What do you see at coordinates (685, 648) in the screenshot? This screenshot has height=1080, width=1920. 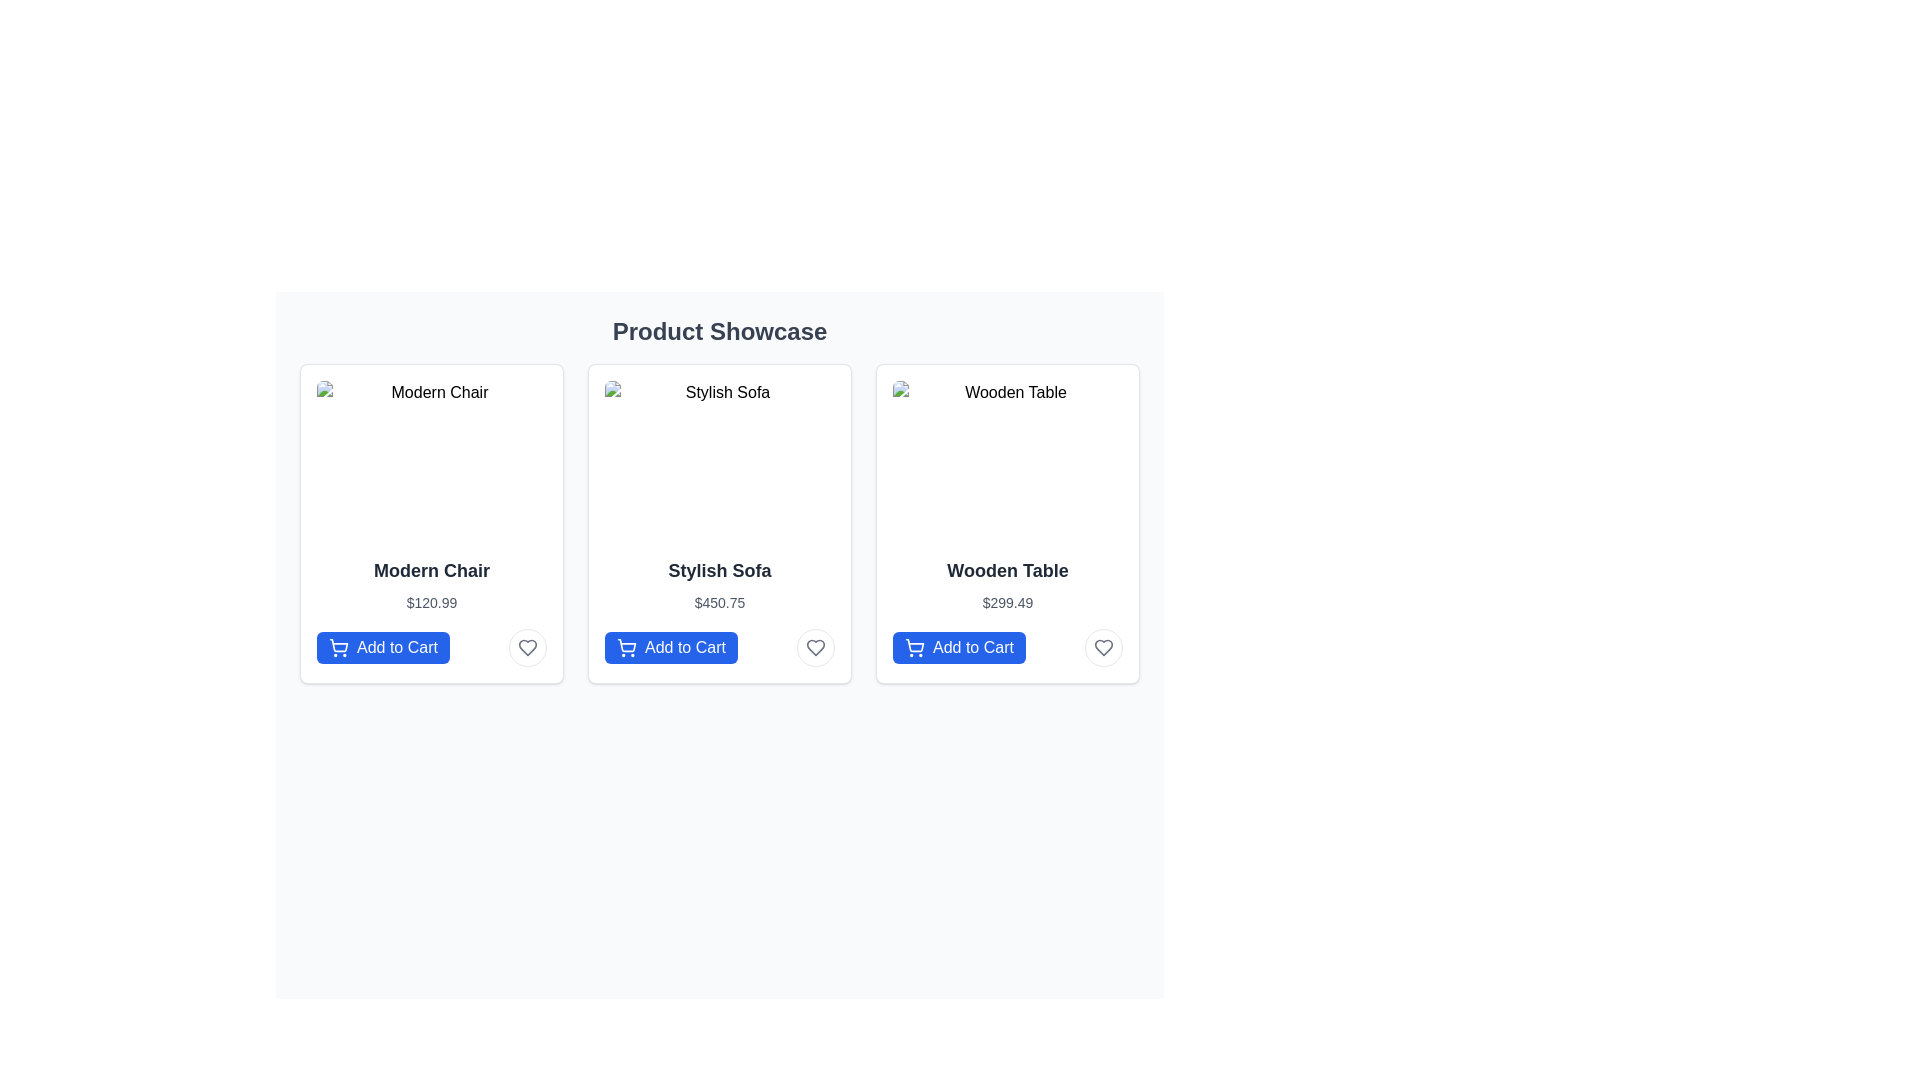 I see `the text label displaying 'Add to Cart'` at bounding box center [685, 648].